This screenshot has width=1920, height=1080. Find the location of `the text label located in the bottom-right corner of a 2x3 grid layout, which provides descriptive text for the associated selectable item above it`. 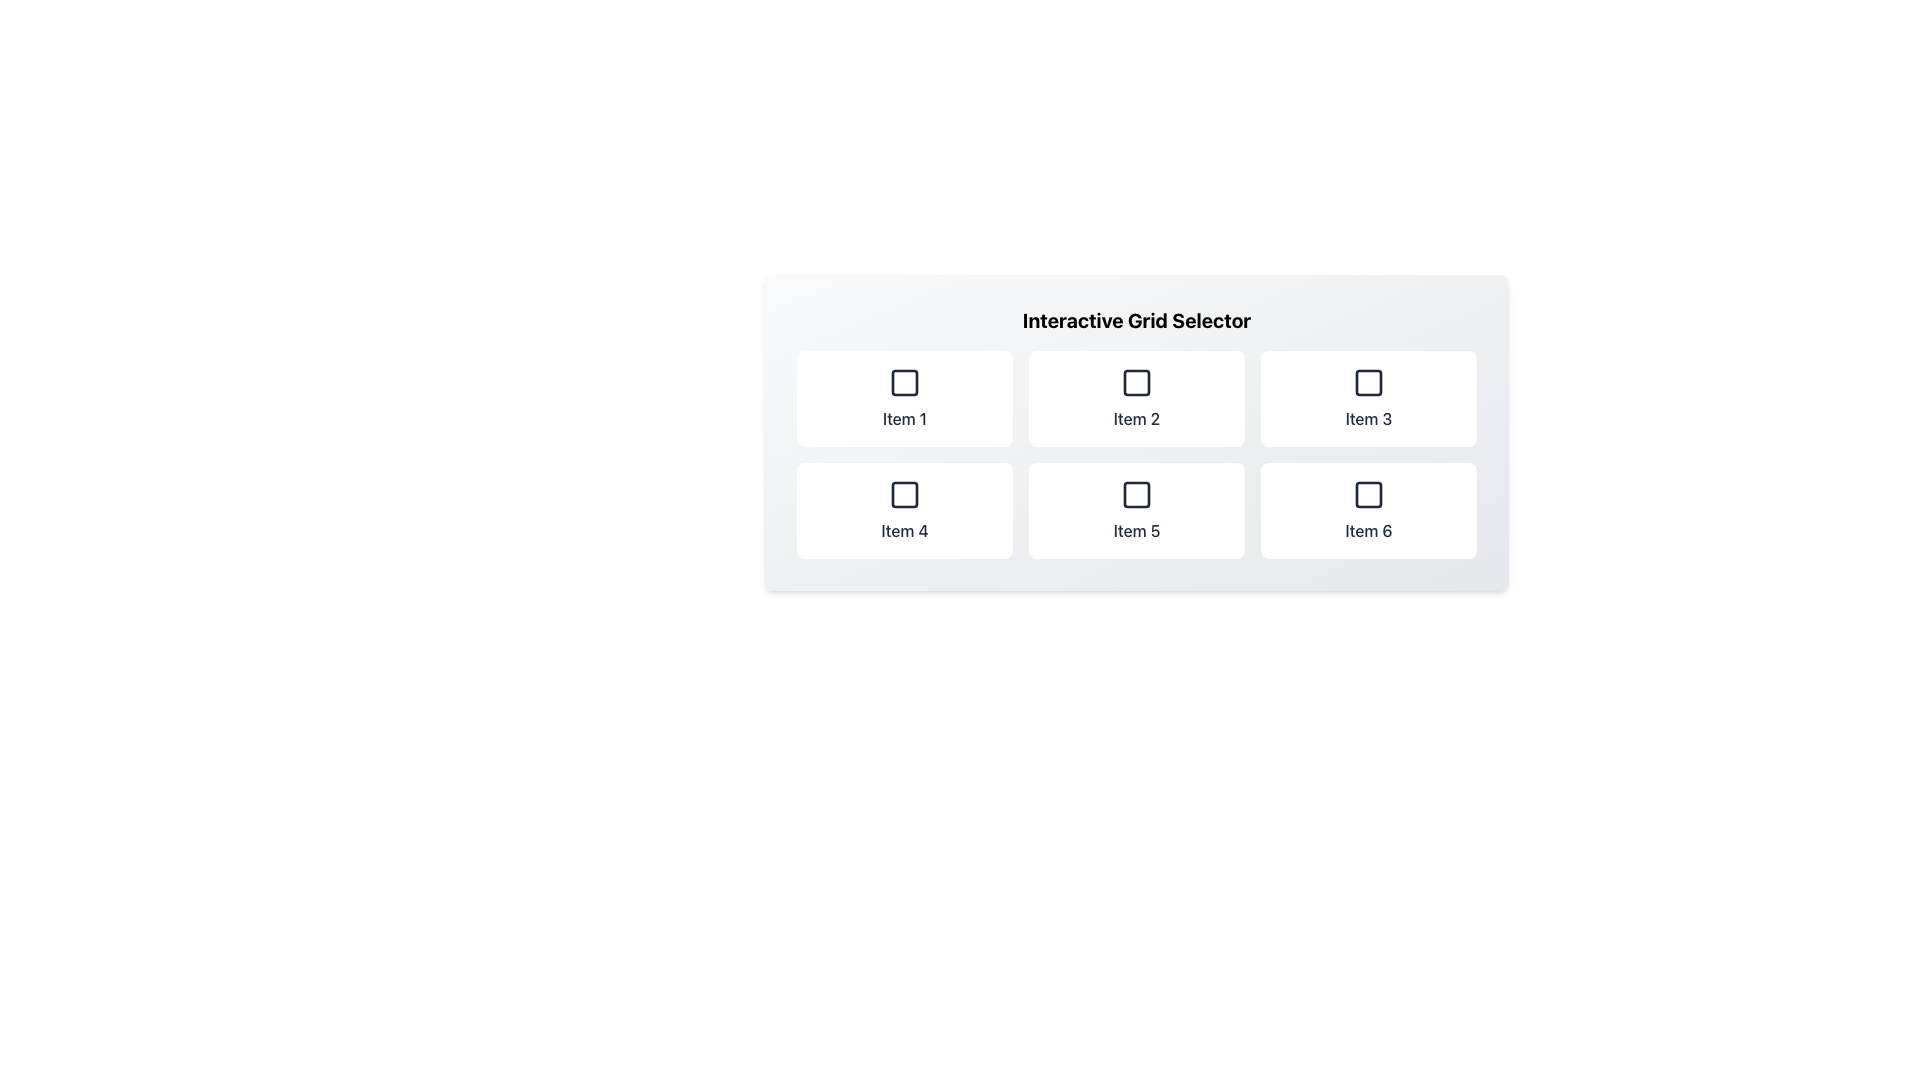

the text label located in the bottom-right corner of a 2x3 grid layout, which provides descriptive text for the associated selectable item above it is located at coordinates (1367, 530).